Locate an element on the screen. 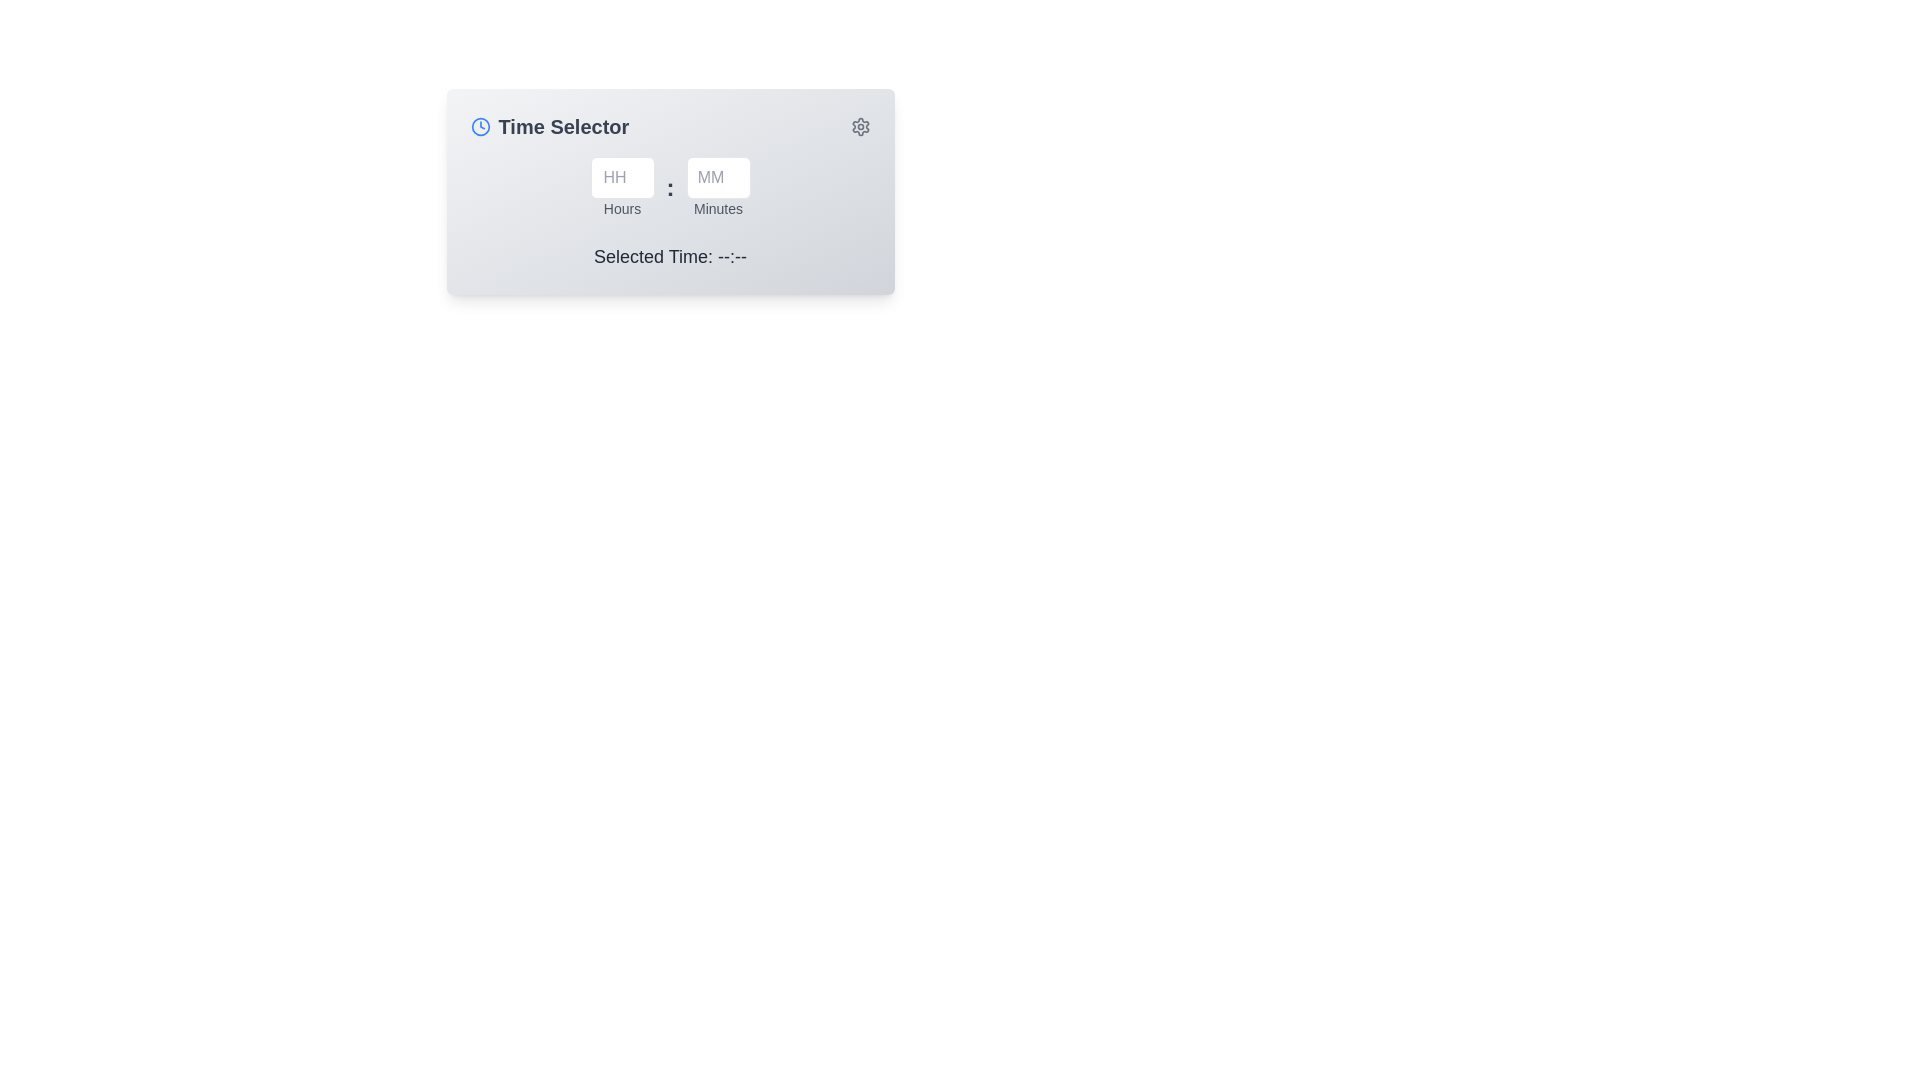 Image resolution: width=1920 pixels, height=1080 pixels. the arrow keys is located at coordinates (718, 188).